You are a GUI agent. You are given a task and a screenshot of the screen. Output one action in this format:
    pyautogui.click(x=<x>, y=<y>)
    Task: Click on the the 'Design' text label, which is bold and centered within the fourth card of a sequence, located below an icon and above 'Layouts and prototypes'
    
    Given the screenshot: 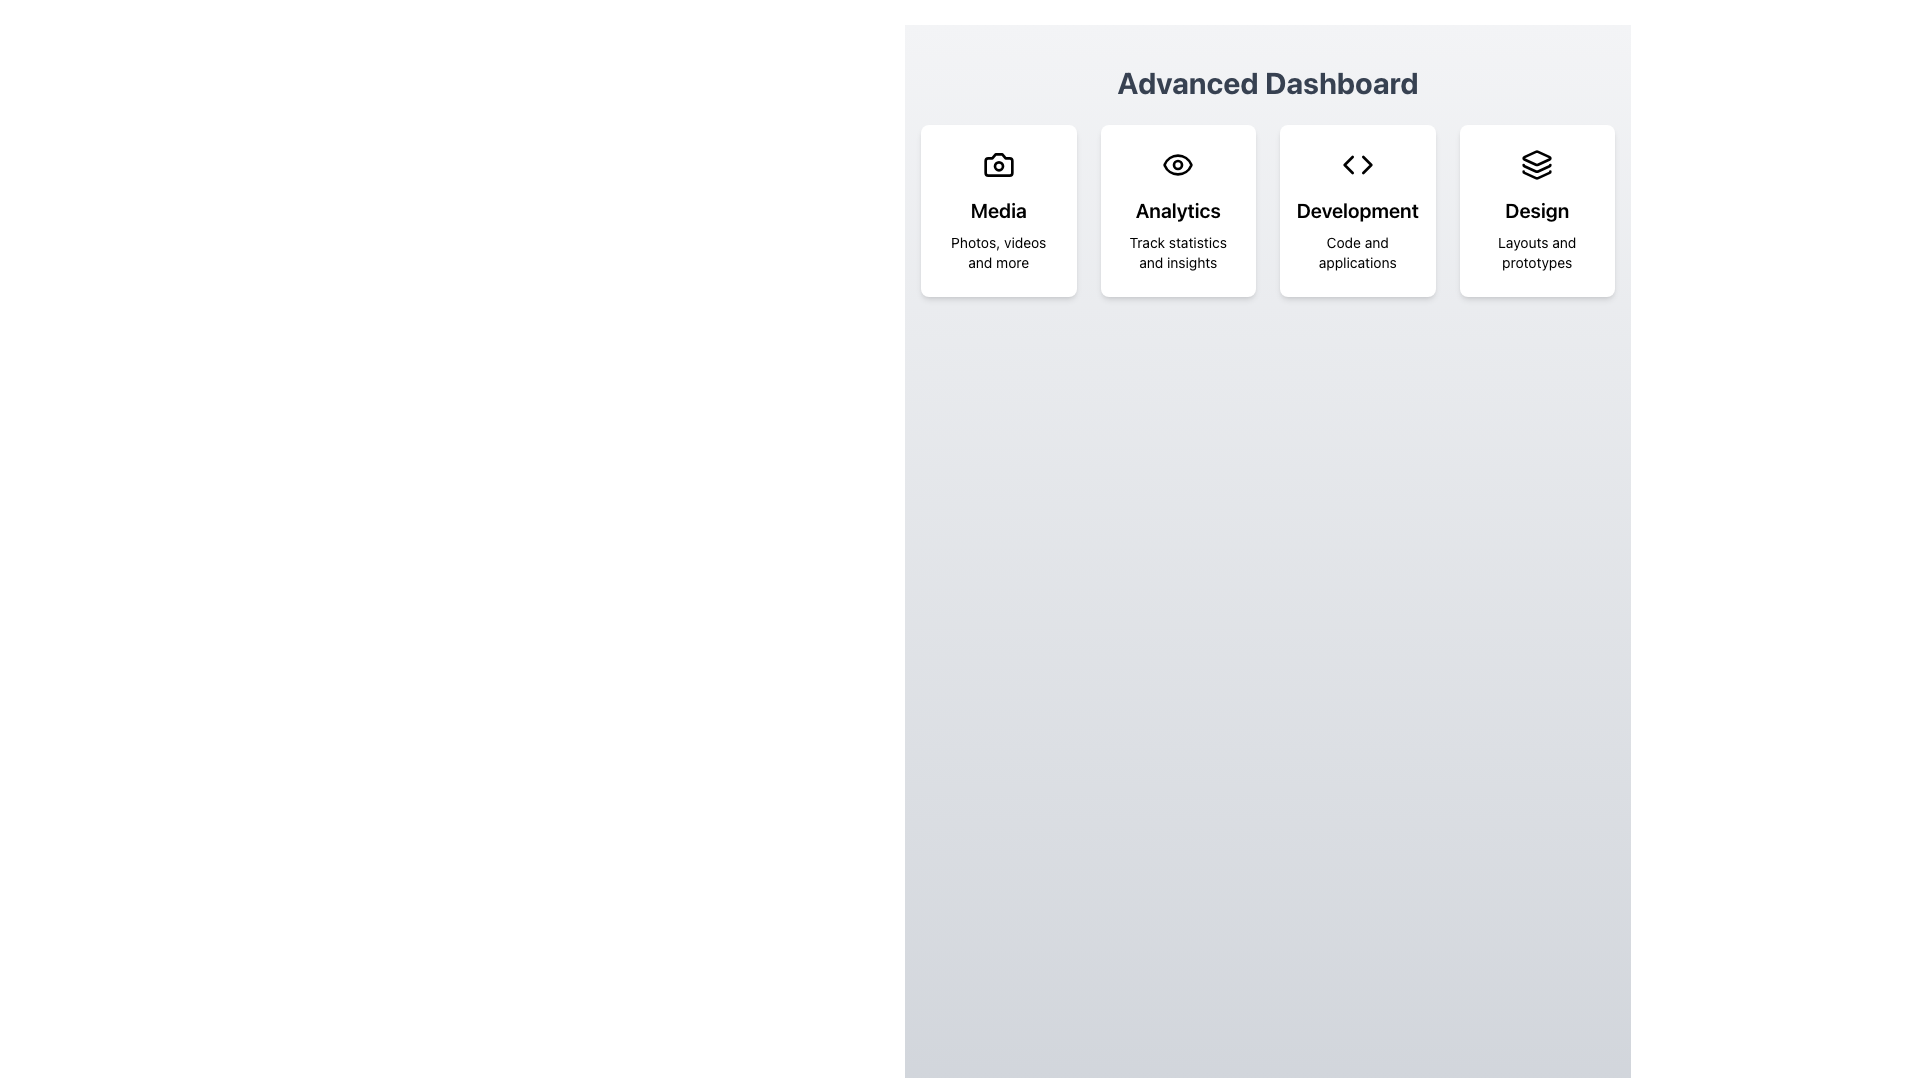 What is the action you would take?
    pyautogui.click(x=1536, y=211)
    